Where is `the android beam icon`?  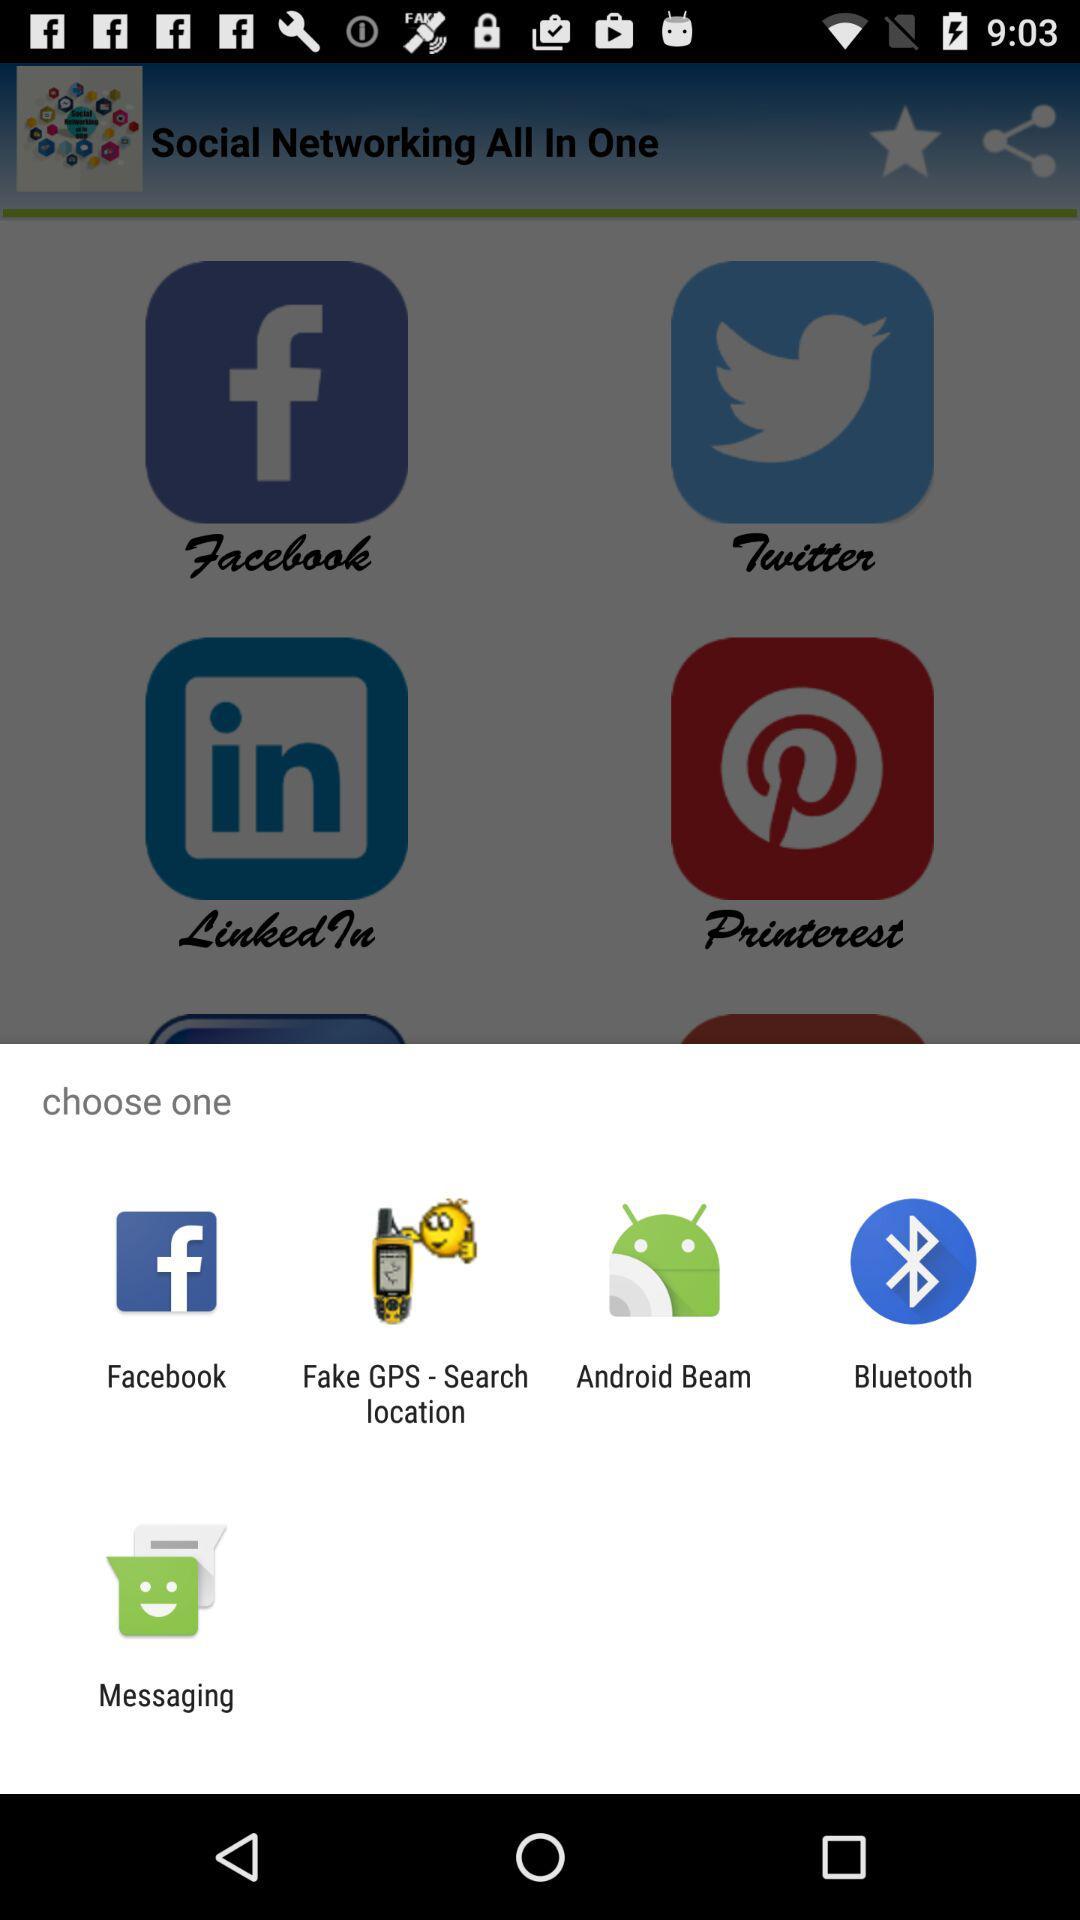 the android beam icon is located at coordinates (664, 1392).